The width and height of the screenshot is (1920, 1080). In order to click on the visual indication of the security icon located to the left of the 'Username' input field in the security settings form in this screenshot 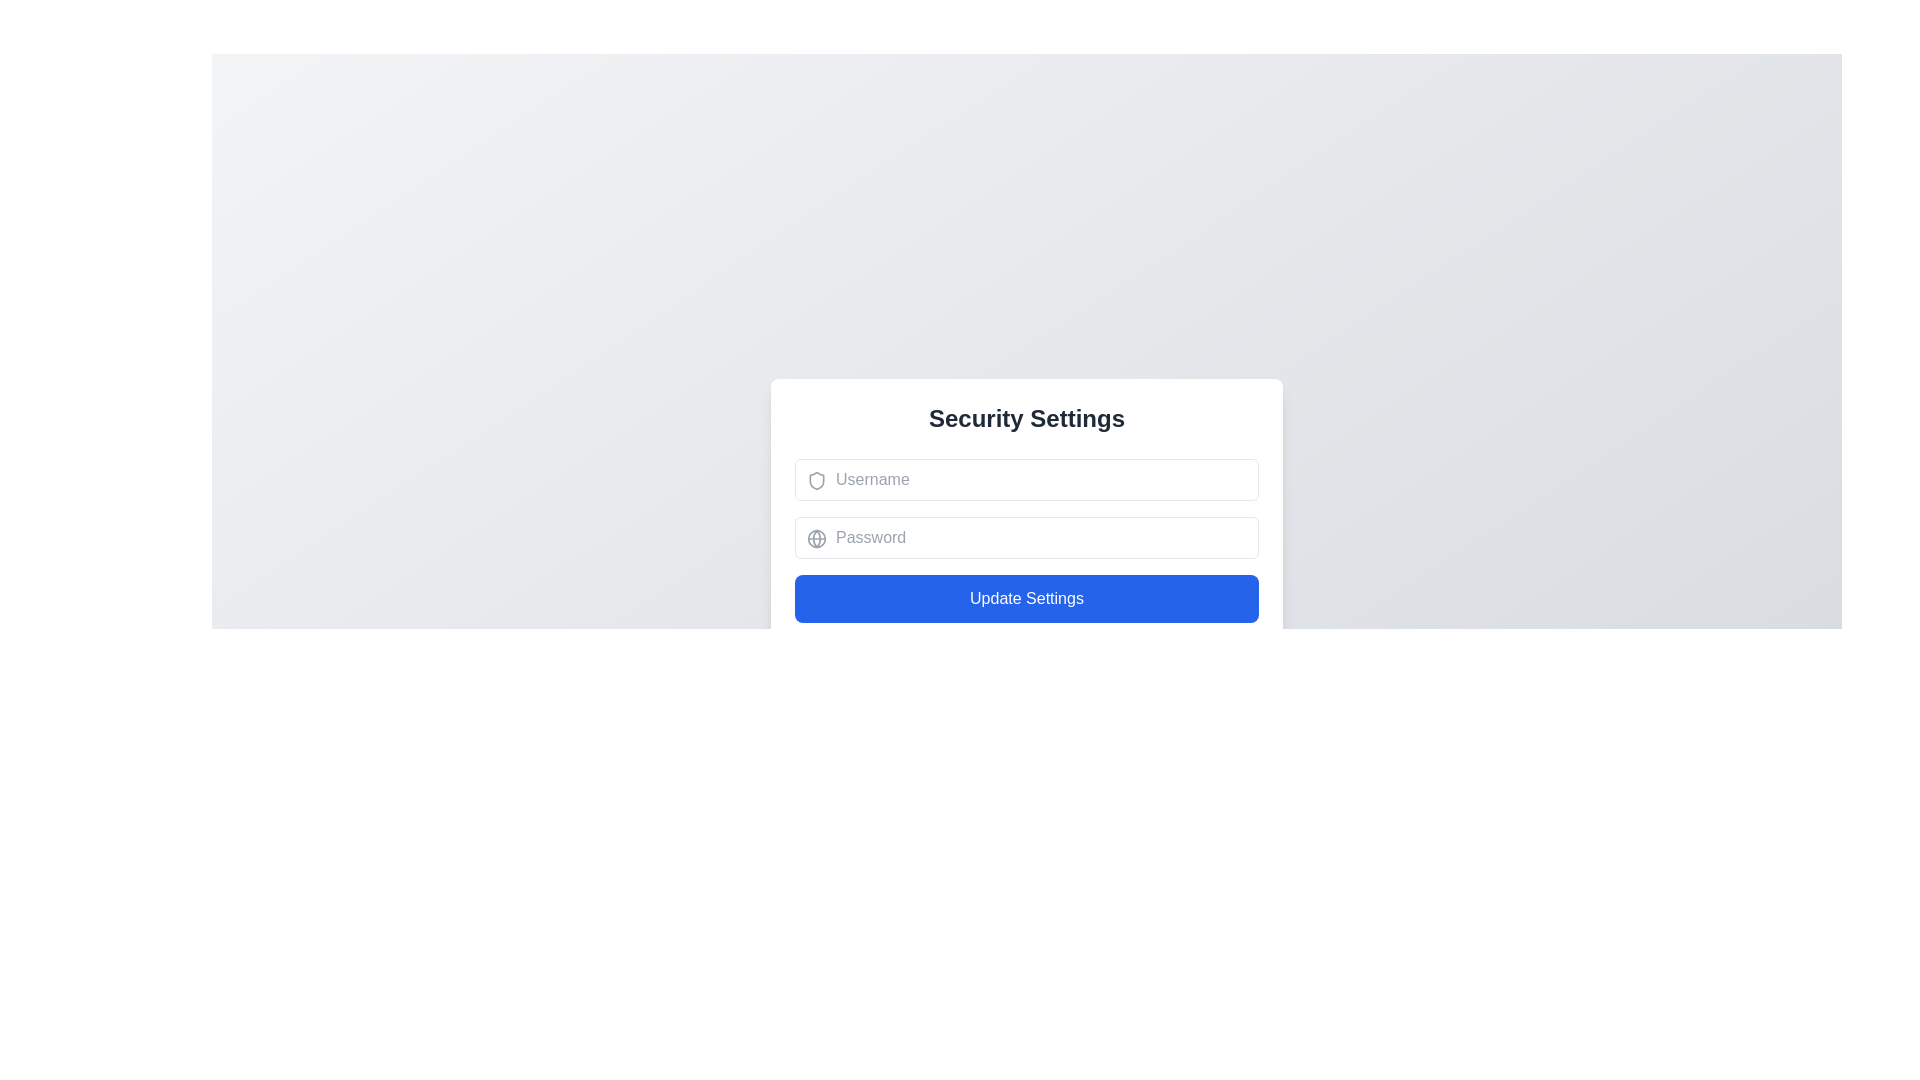, I will do `click(816, 479)`.